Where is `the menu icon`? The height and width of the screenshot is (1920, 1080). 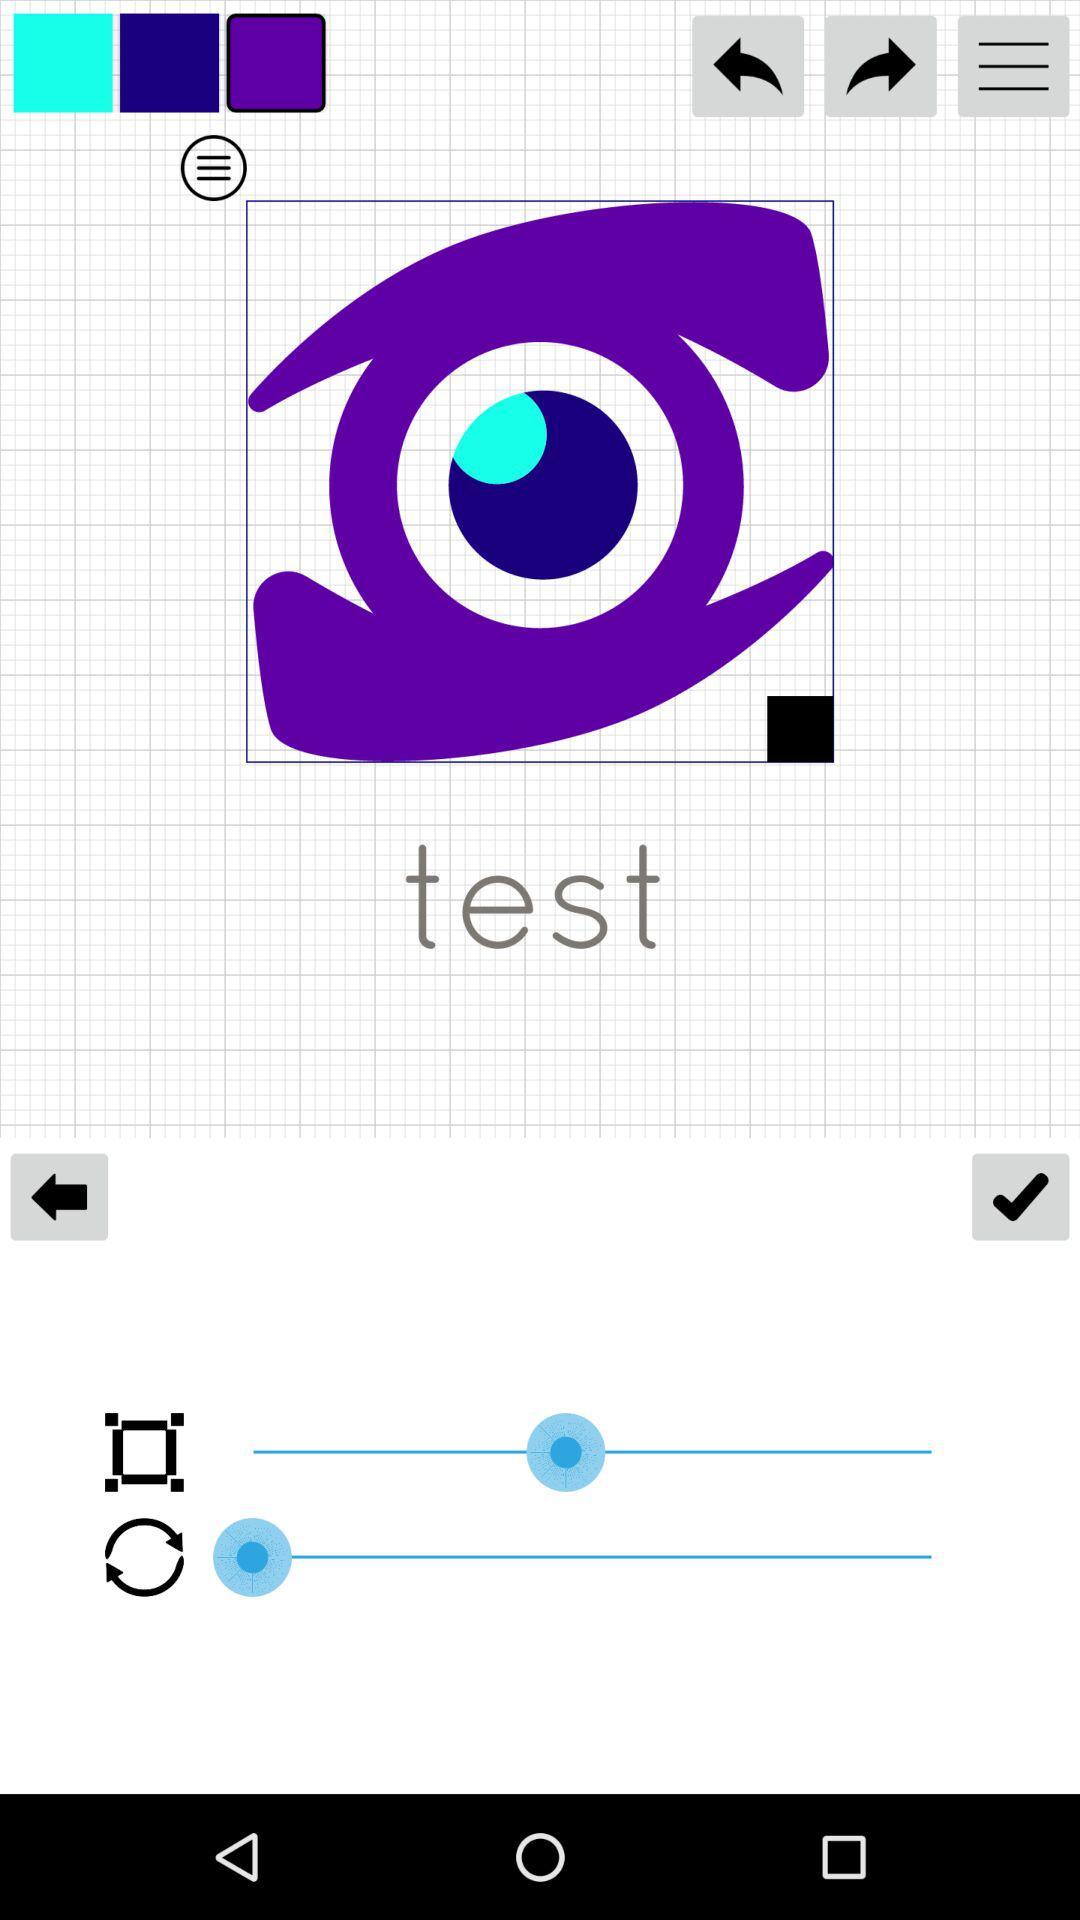 the menu icon is located at coordinates (1013, 66).